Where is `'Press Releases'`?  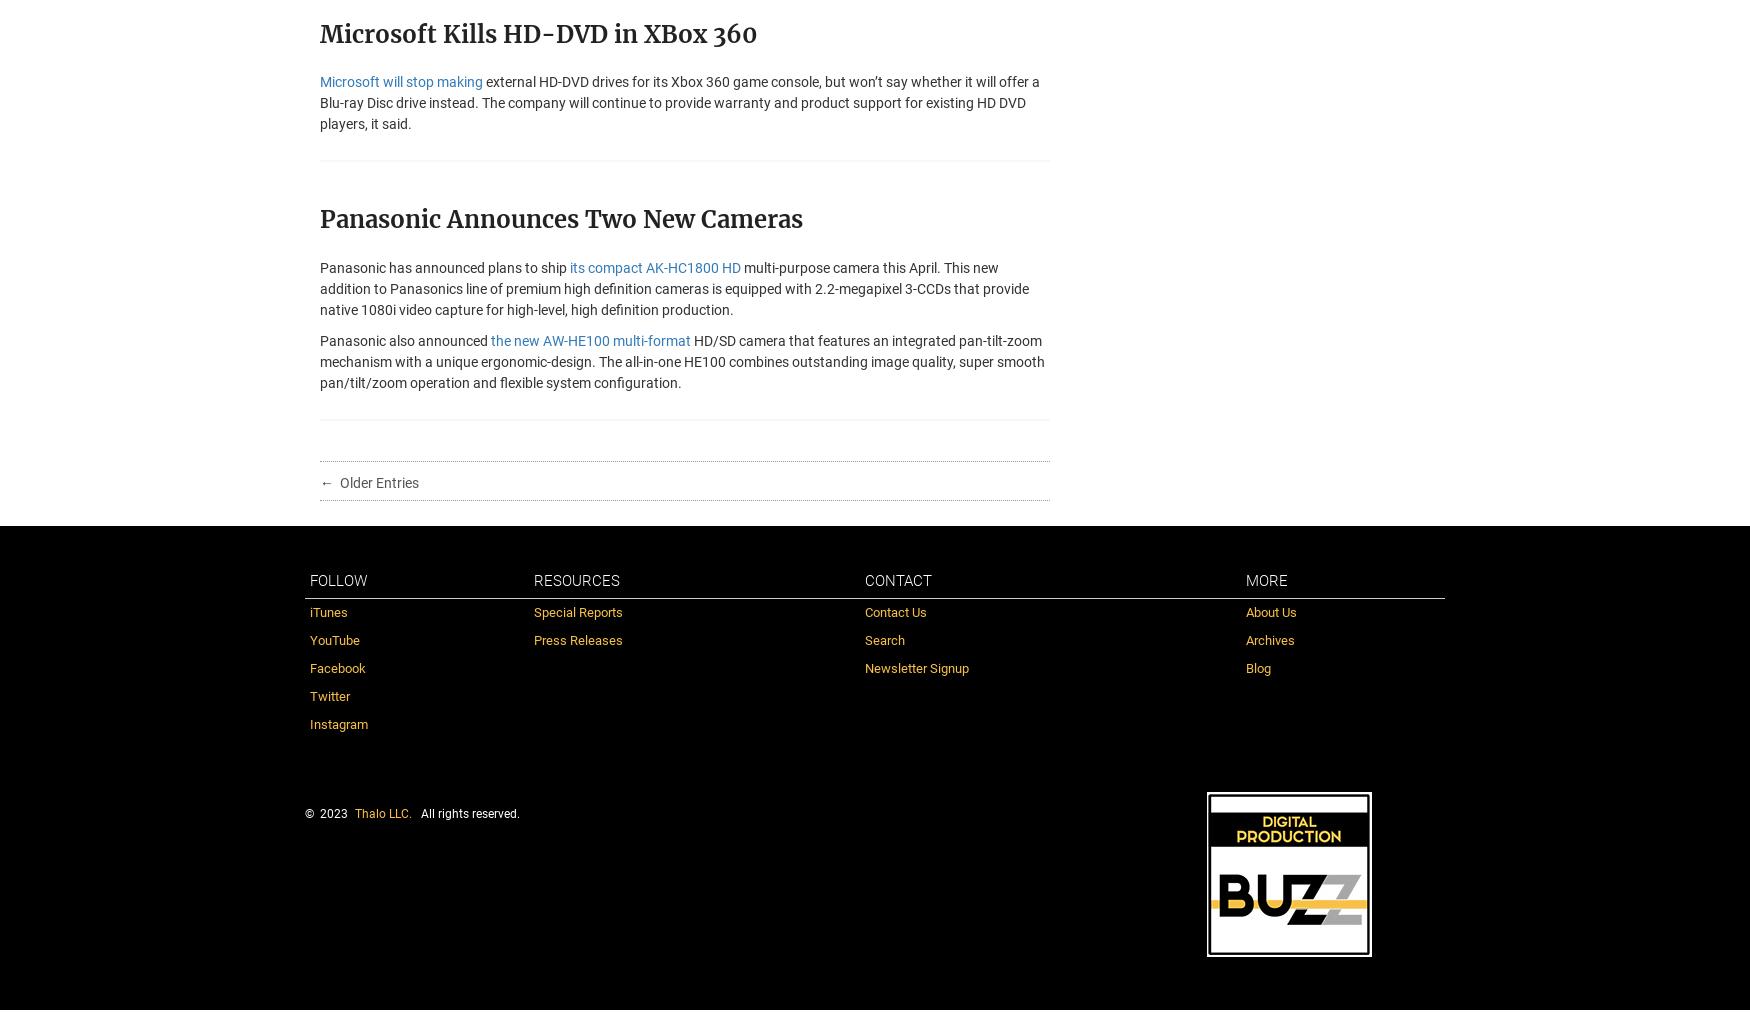 'Press Releases' is located at coordinates (577, 638).